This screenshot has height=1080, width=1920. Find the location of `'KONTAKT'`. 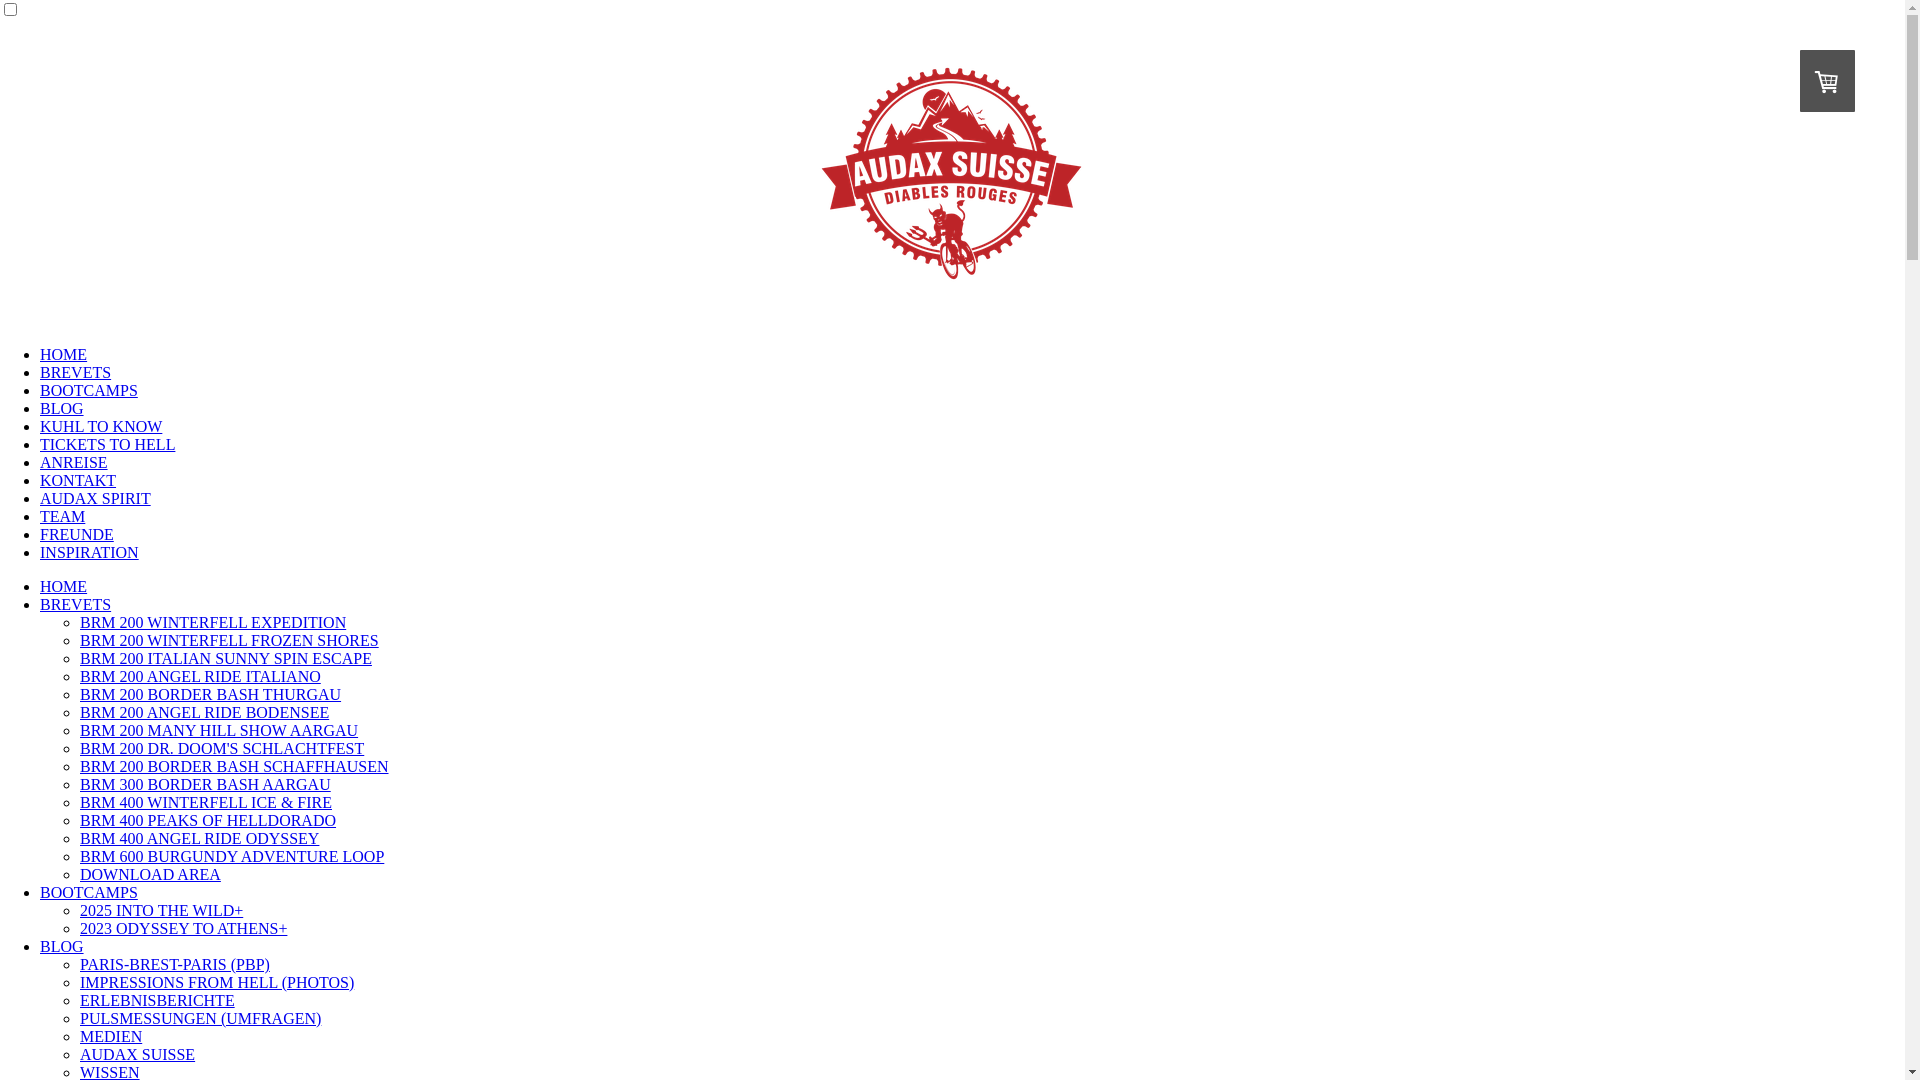

'KONTAKT' is located at coordinates (77, 480).